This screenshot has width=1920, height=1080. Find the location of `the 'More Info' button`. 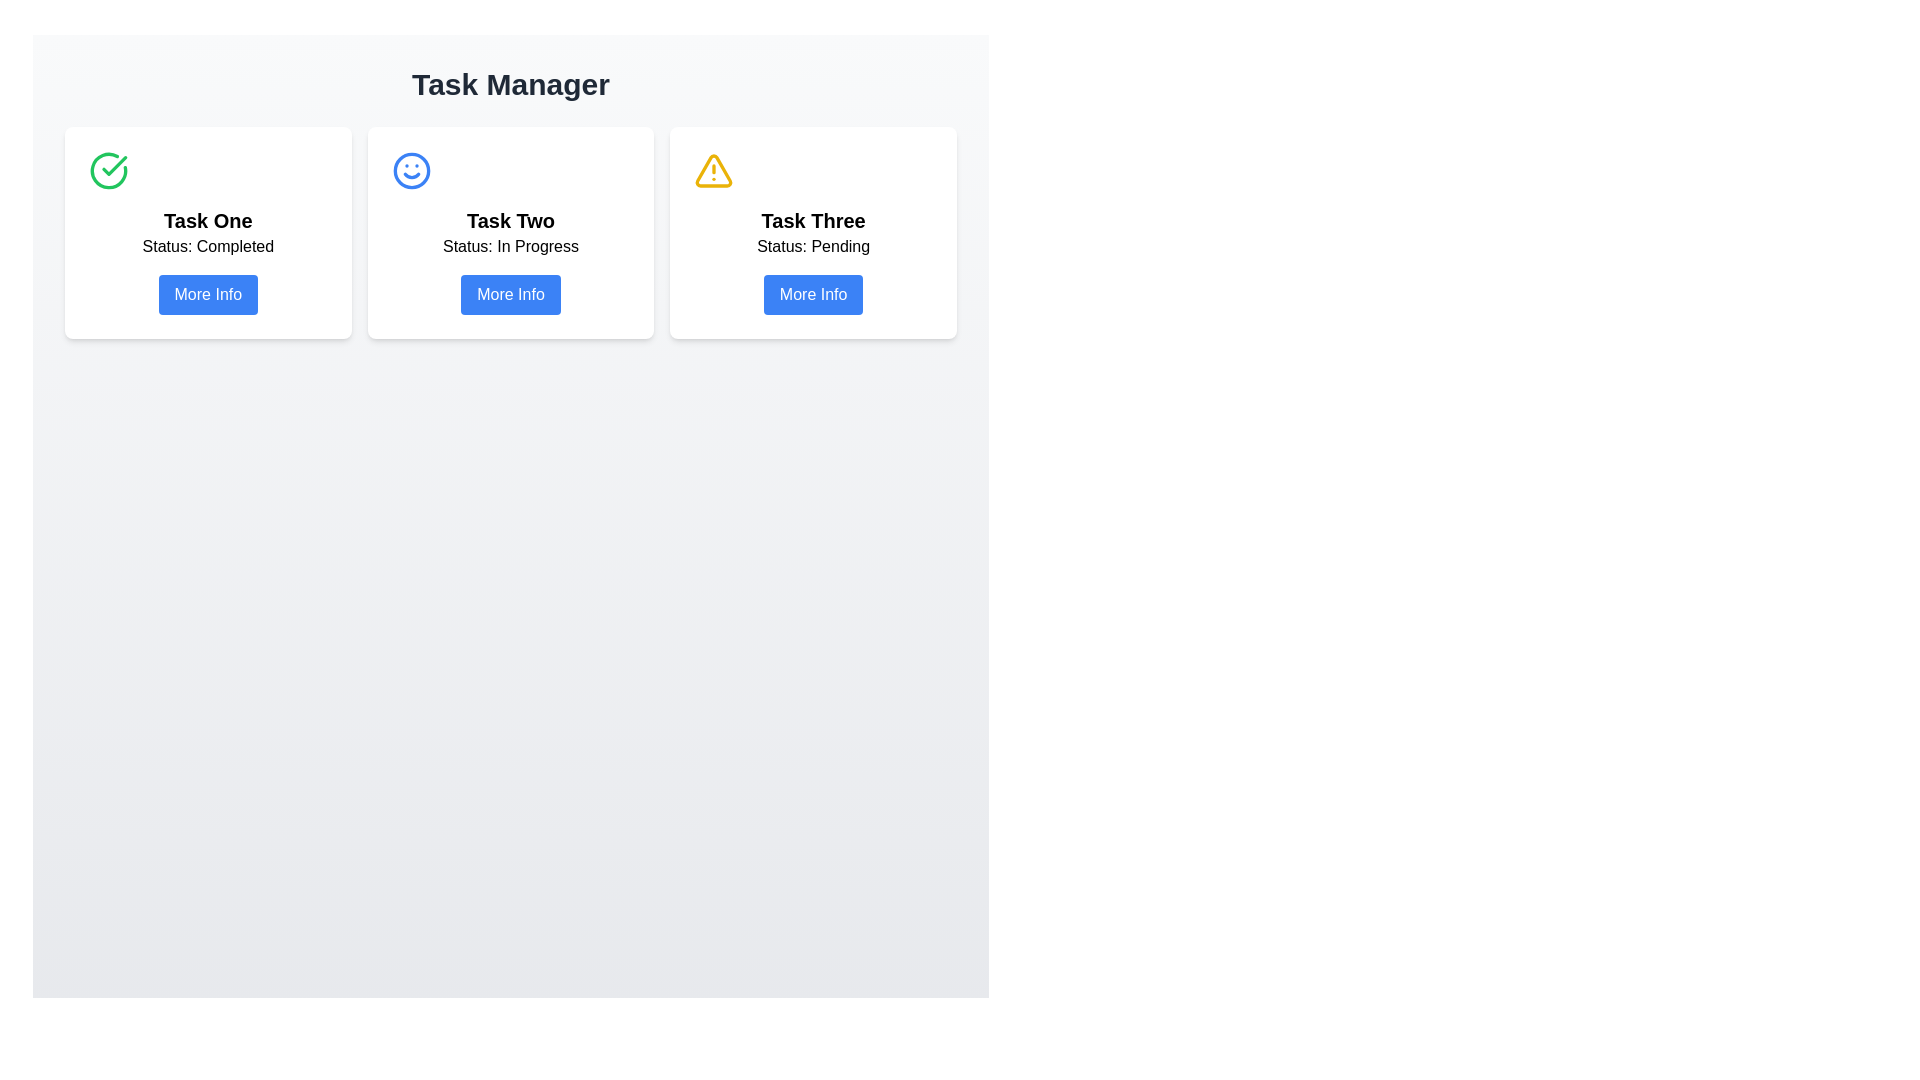

the 'More Info' button is located at coordinates (813, 294).